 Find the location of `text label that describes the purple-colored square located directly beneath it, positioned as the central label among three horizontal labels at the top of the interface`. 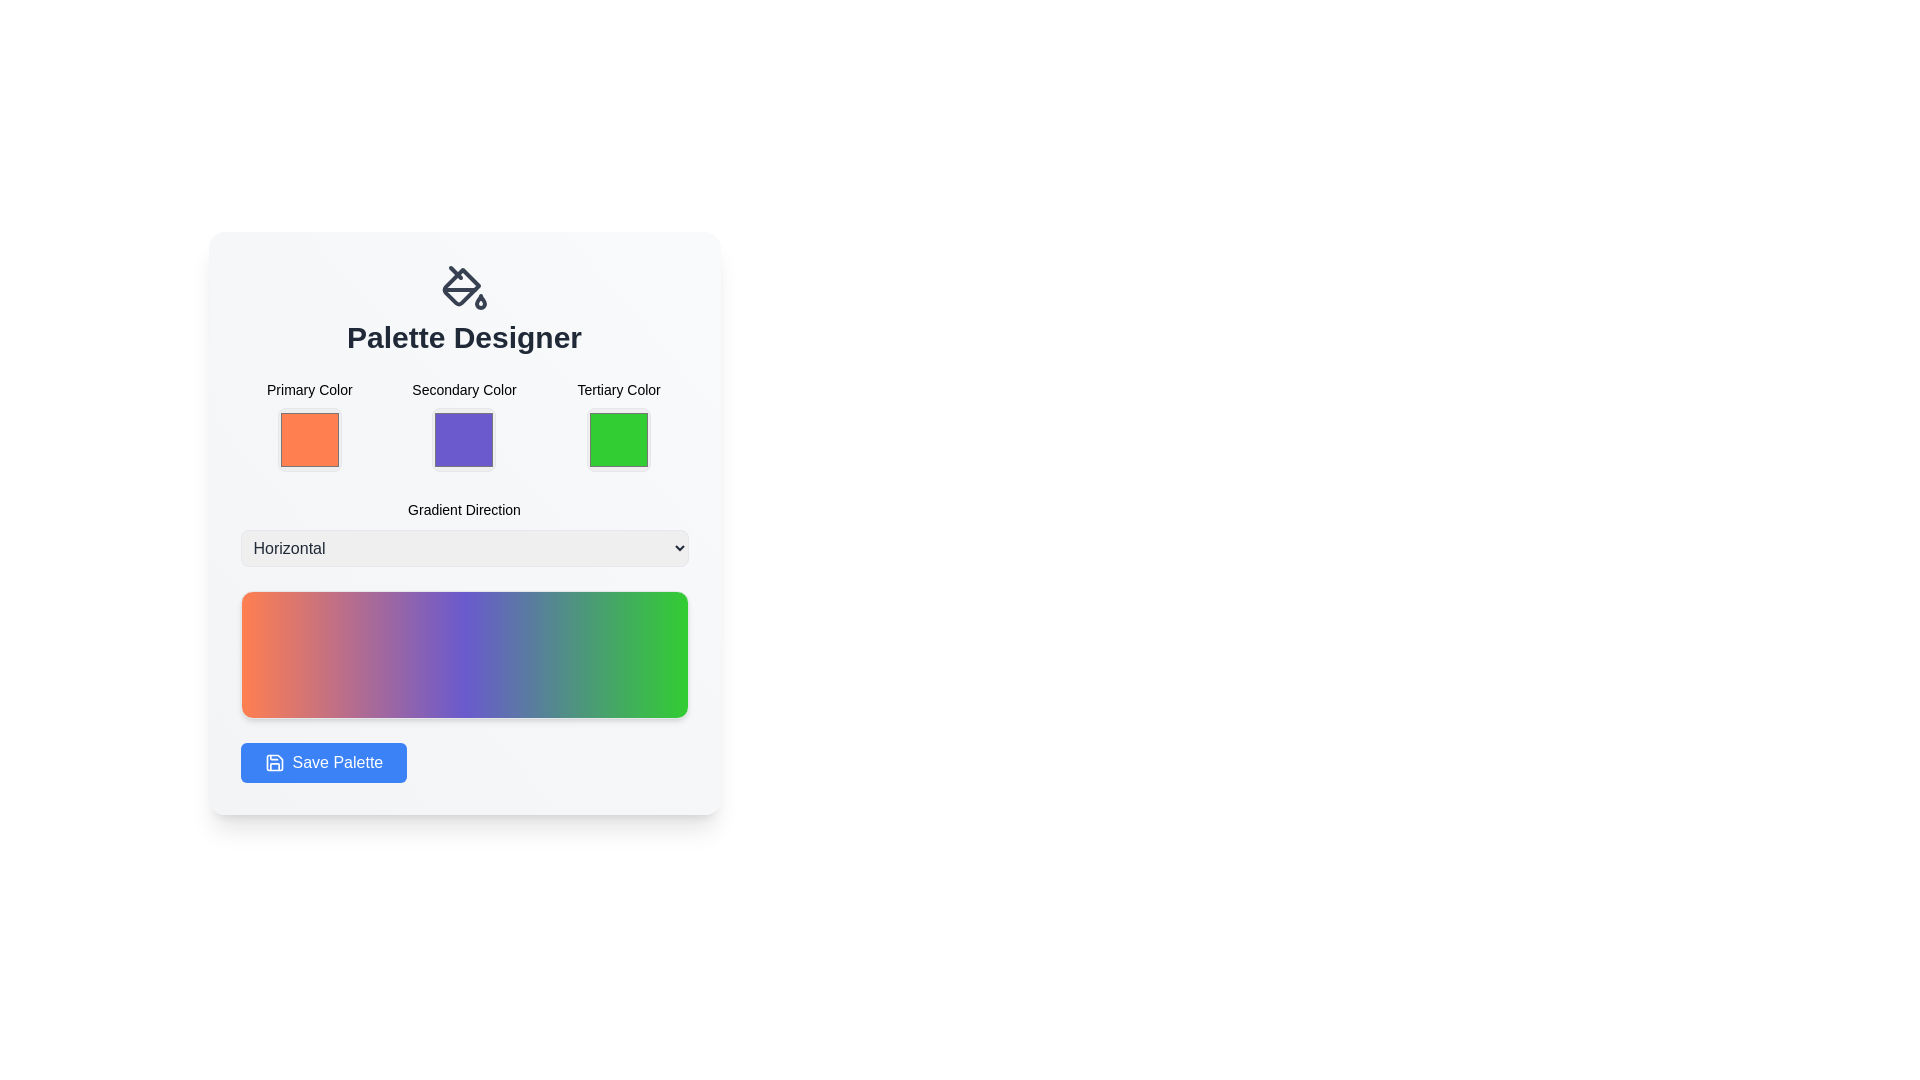

text label that describes the purple-colored square located directly beneath it, positioned as the central label among three horizontal labels at the top of the interface is located at coordinates (463, 389).